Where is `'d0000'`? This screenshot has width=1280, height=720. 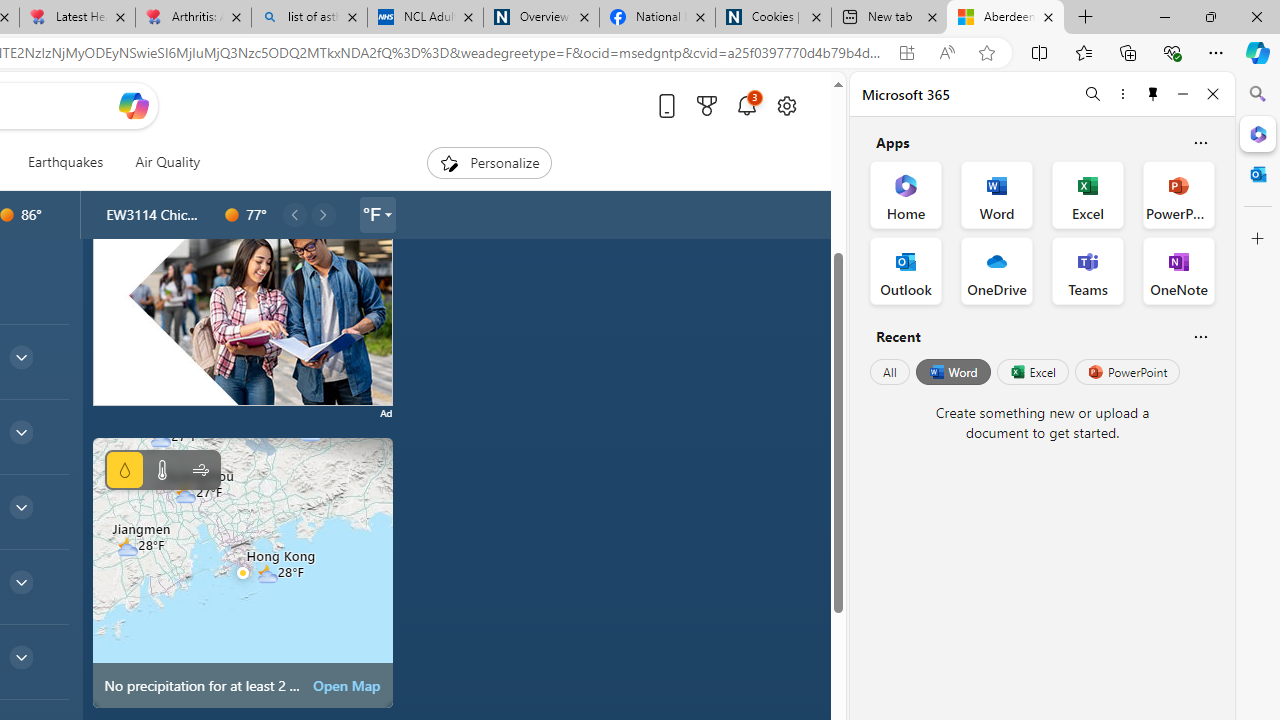 'd0000' is located at coordinates (232, 215).